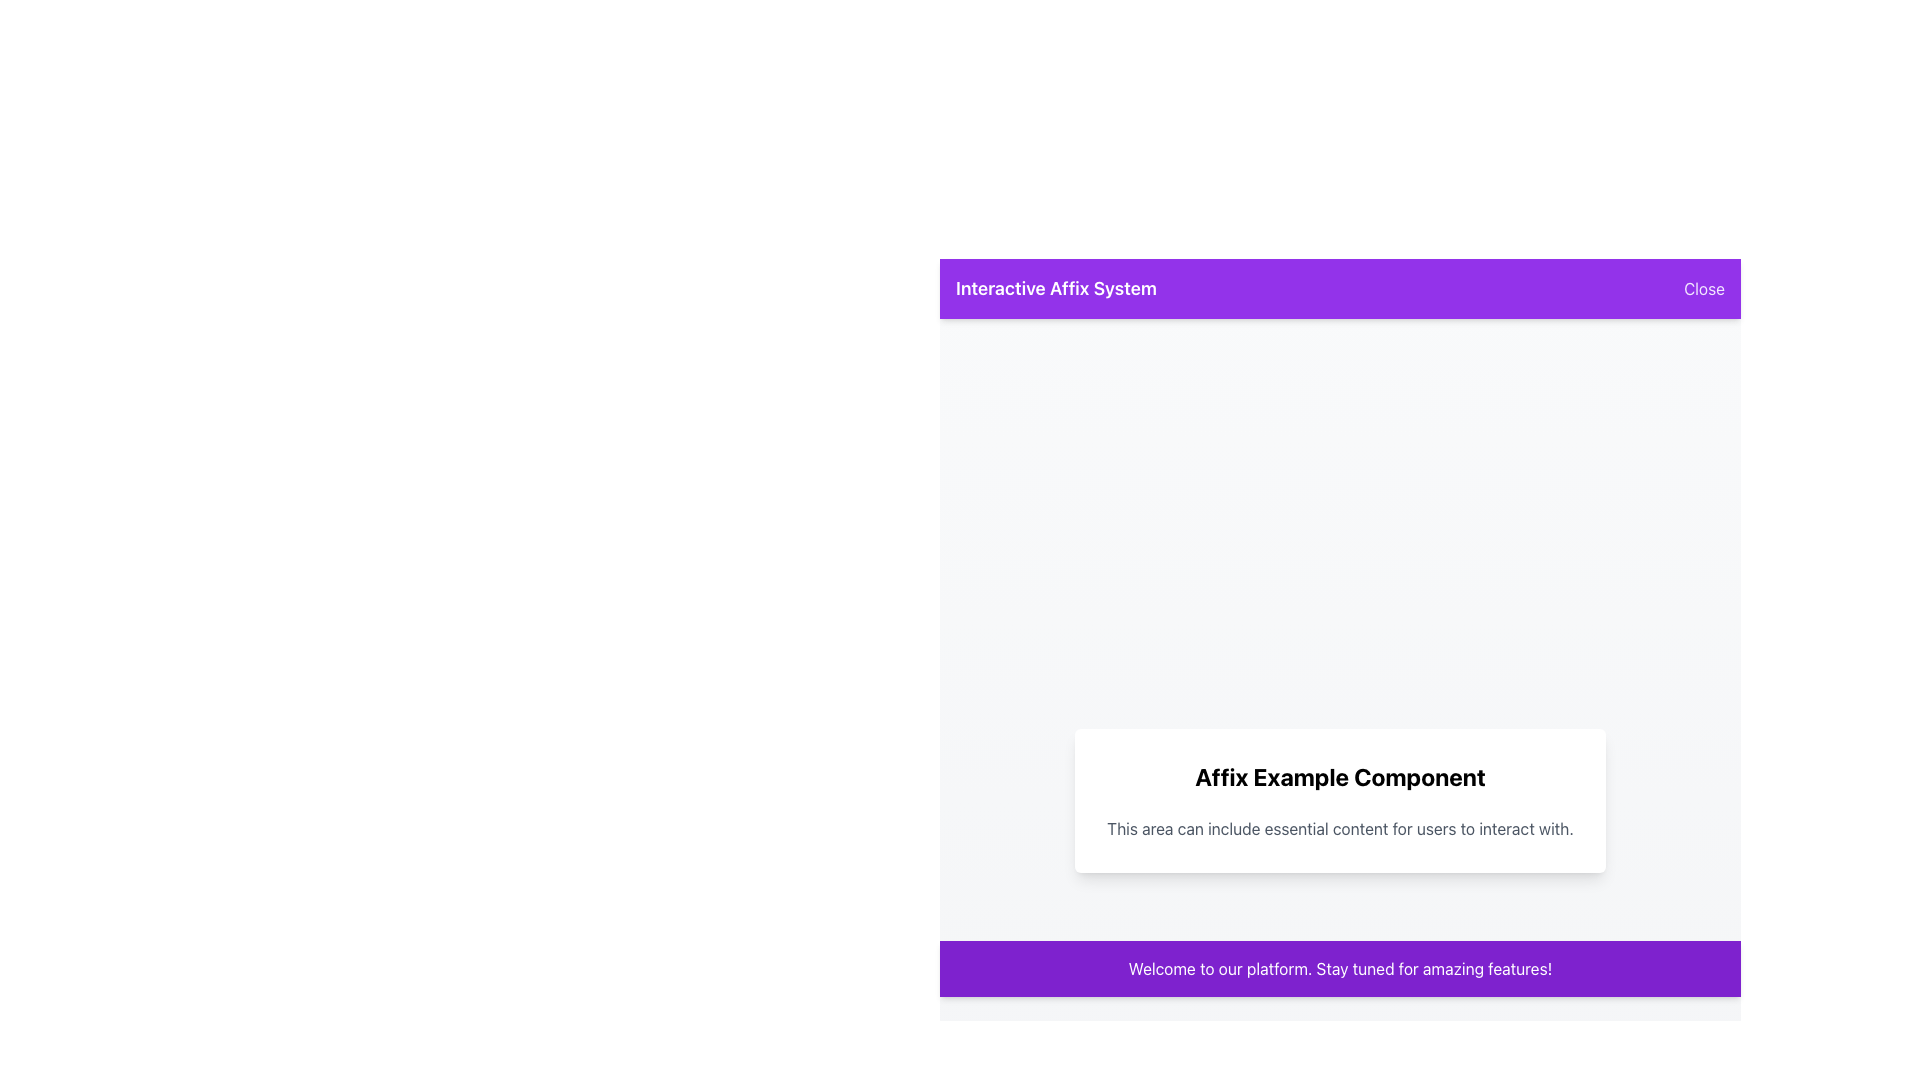 Image resolution: width=1920 pixels, height=1080 pixels. What do you see at coordinates (1340, 829) in the screenshot?
I see `the text element reading 'This area can include essential content for users to interact with.' which is styled in gray and positioned below the header 'Affix Example Component.'` at bounding box center [1340, 829].